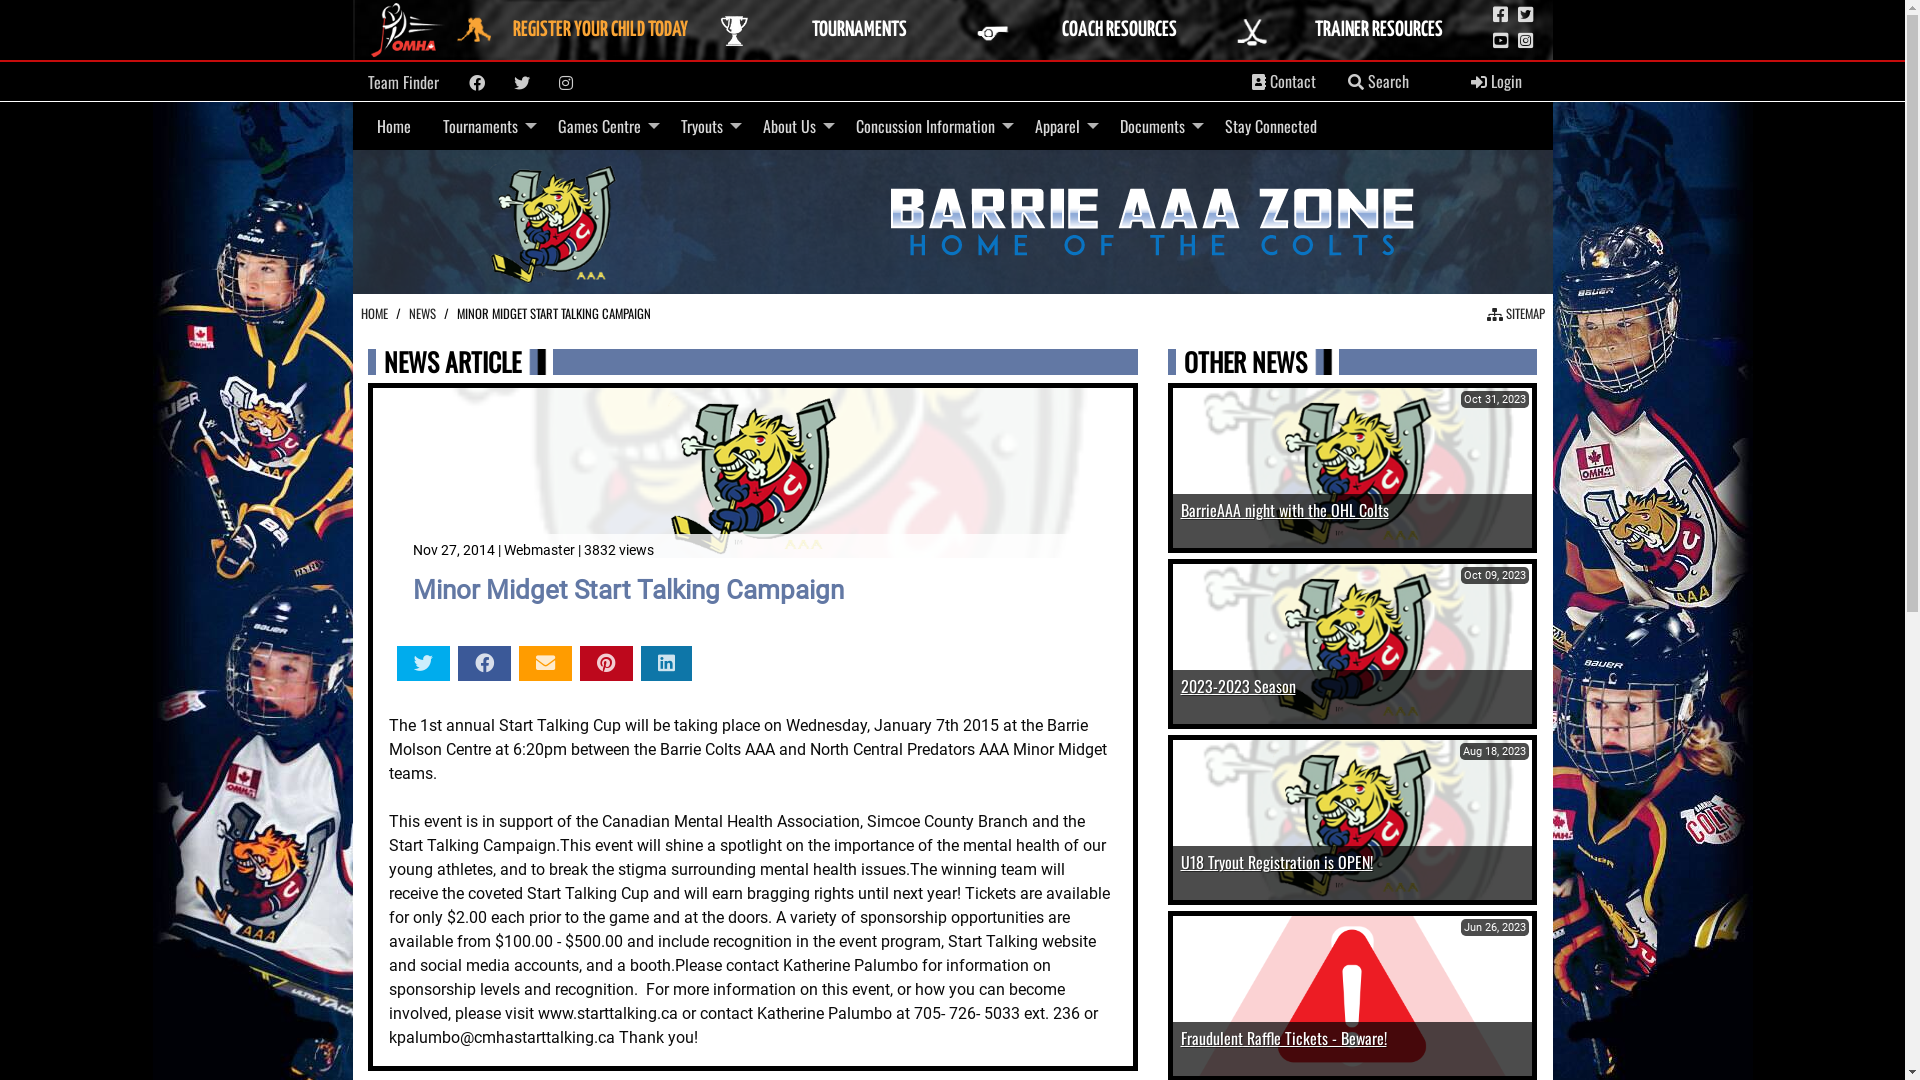 The height and width of the screenshot is (1080, 1920). Describe the element at coordinates (522, 82) in the screenshot. I see `'Twitter'` at that location.